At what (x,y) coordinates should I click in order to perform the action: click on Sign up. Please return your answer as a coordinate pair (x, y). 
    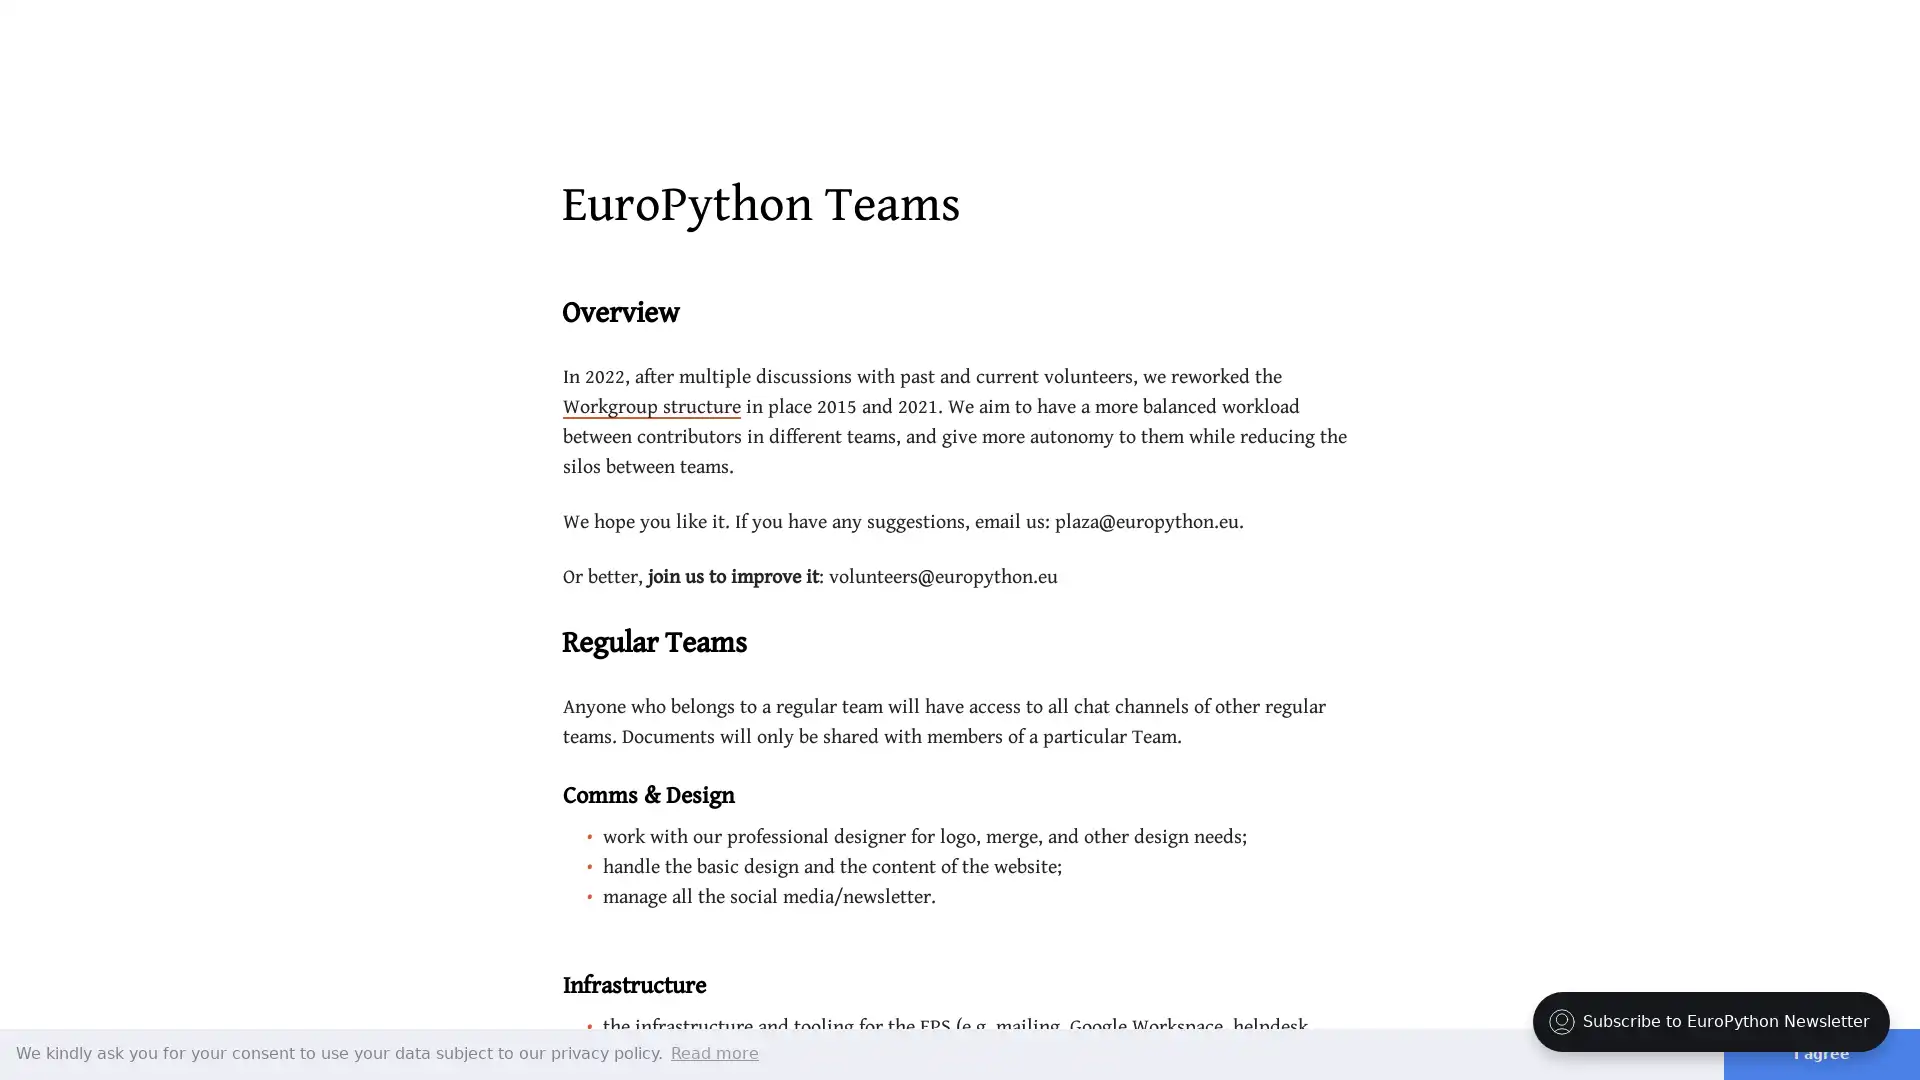
    Looking at the image, I should click on (1843, 38).